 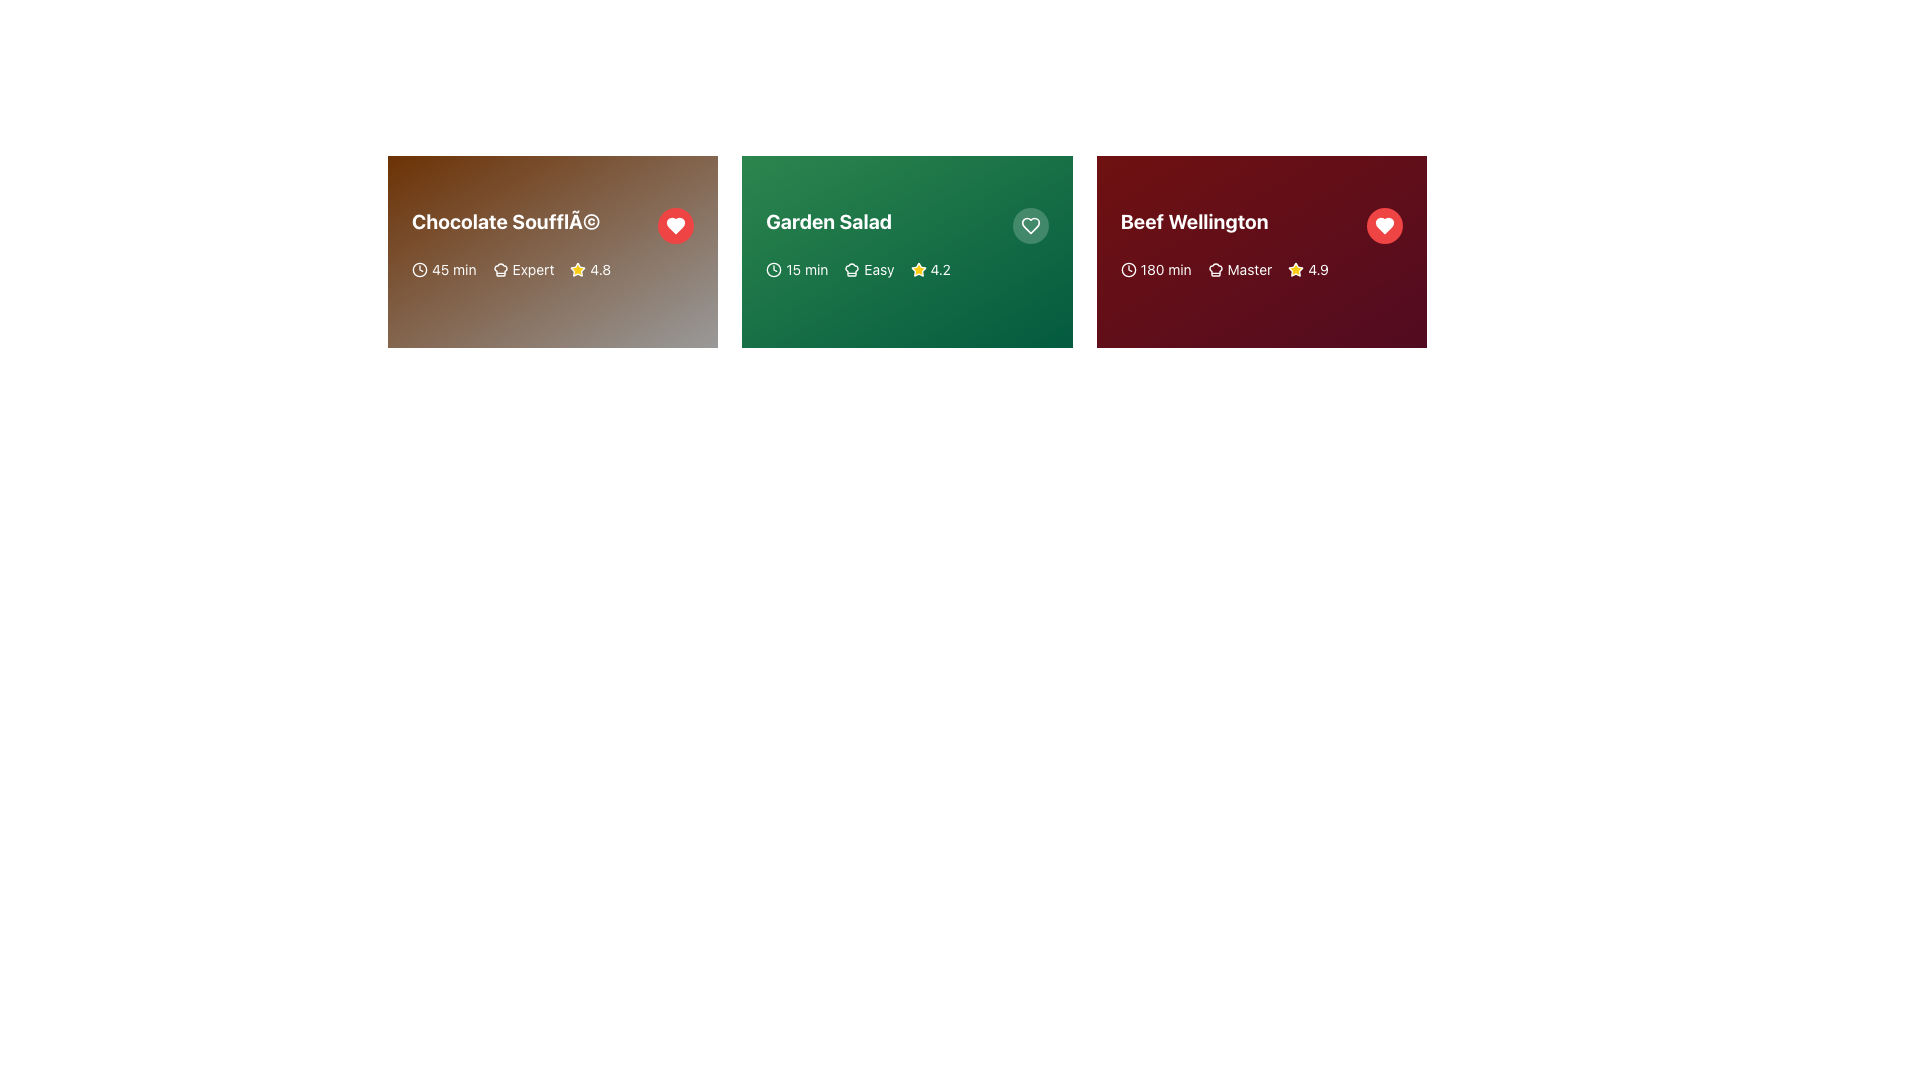 What do you see at coordinates (500, 270) in the screenshot?
I see `the culinary icon located in the card titled 'Chocolate Soufflé', positioned in the middle-left section below the title and adjacent to the culinary time and difficulty level text` at bounding box center [500, 270].